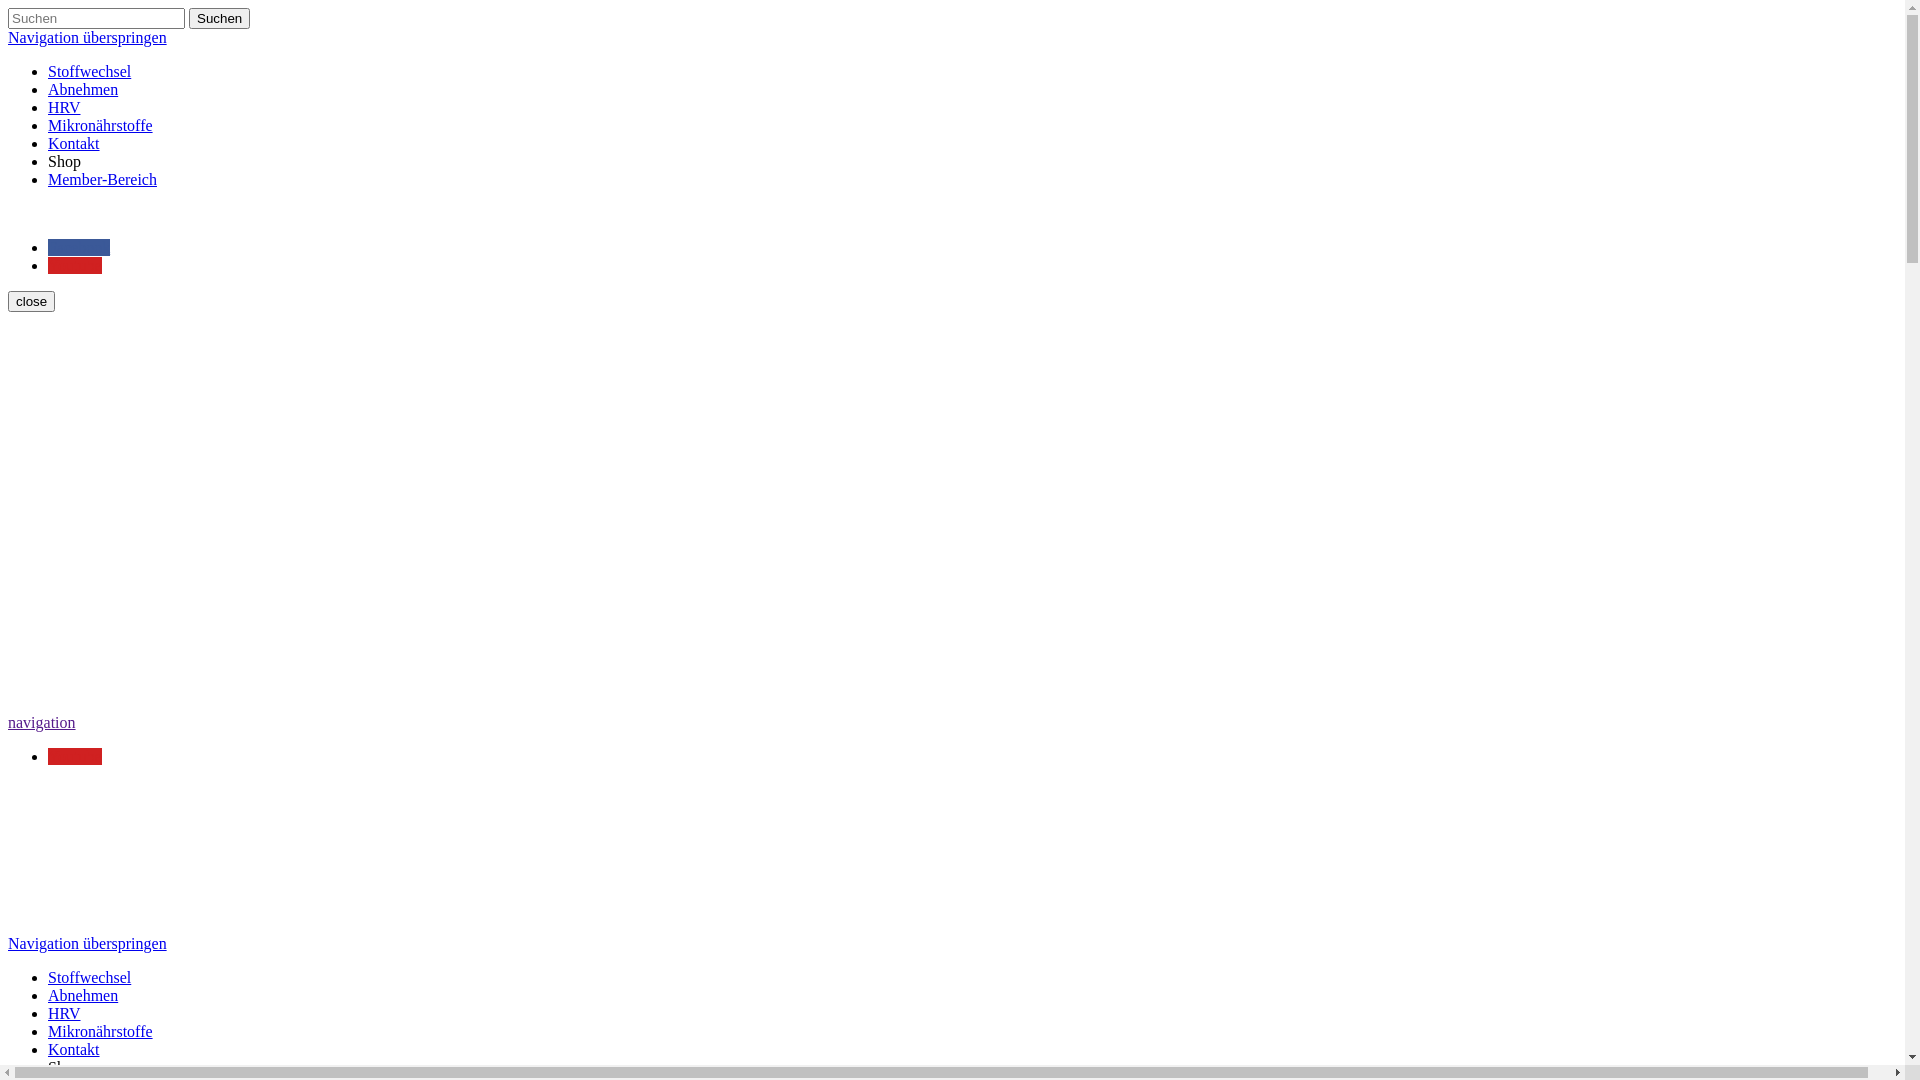  Describe the element at coordinates (73, 1048) in the screenshot. I see `'Kontakt'` at that location.